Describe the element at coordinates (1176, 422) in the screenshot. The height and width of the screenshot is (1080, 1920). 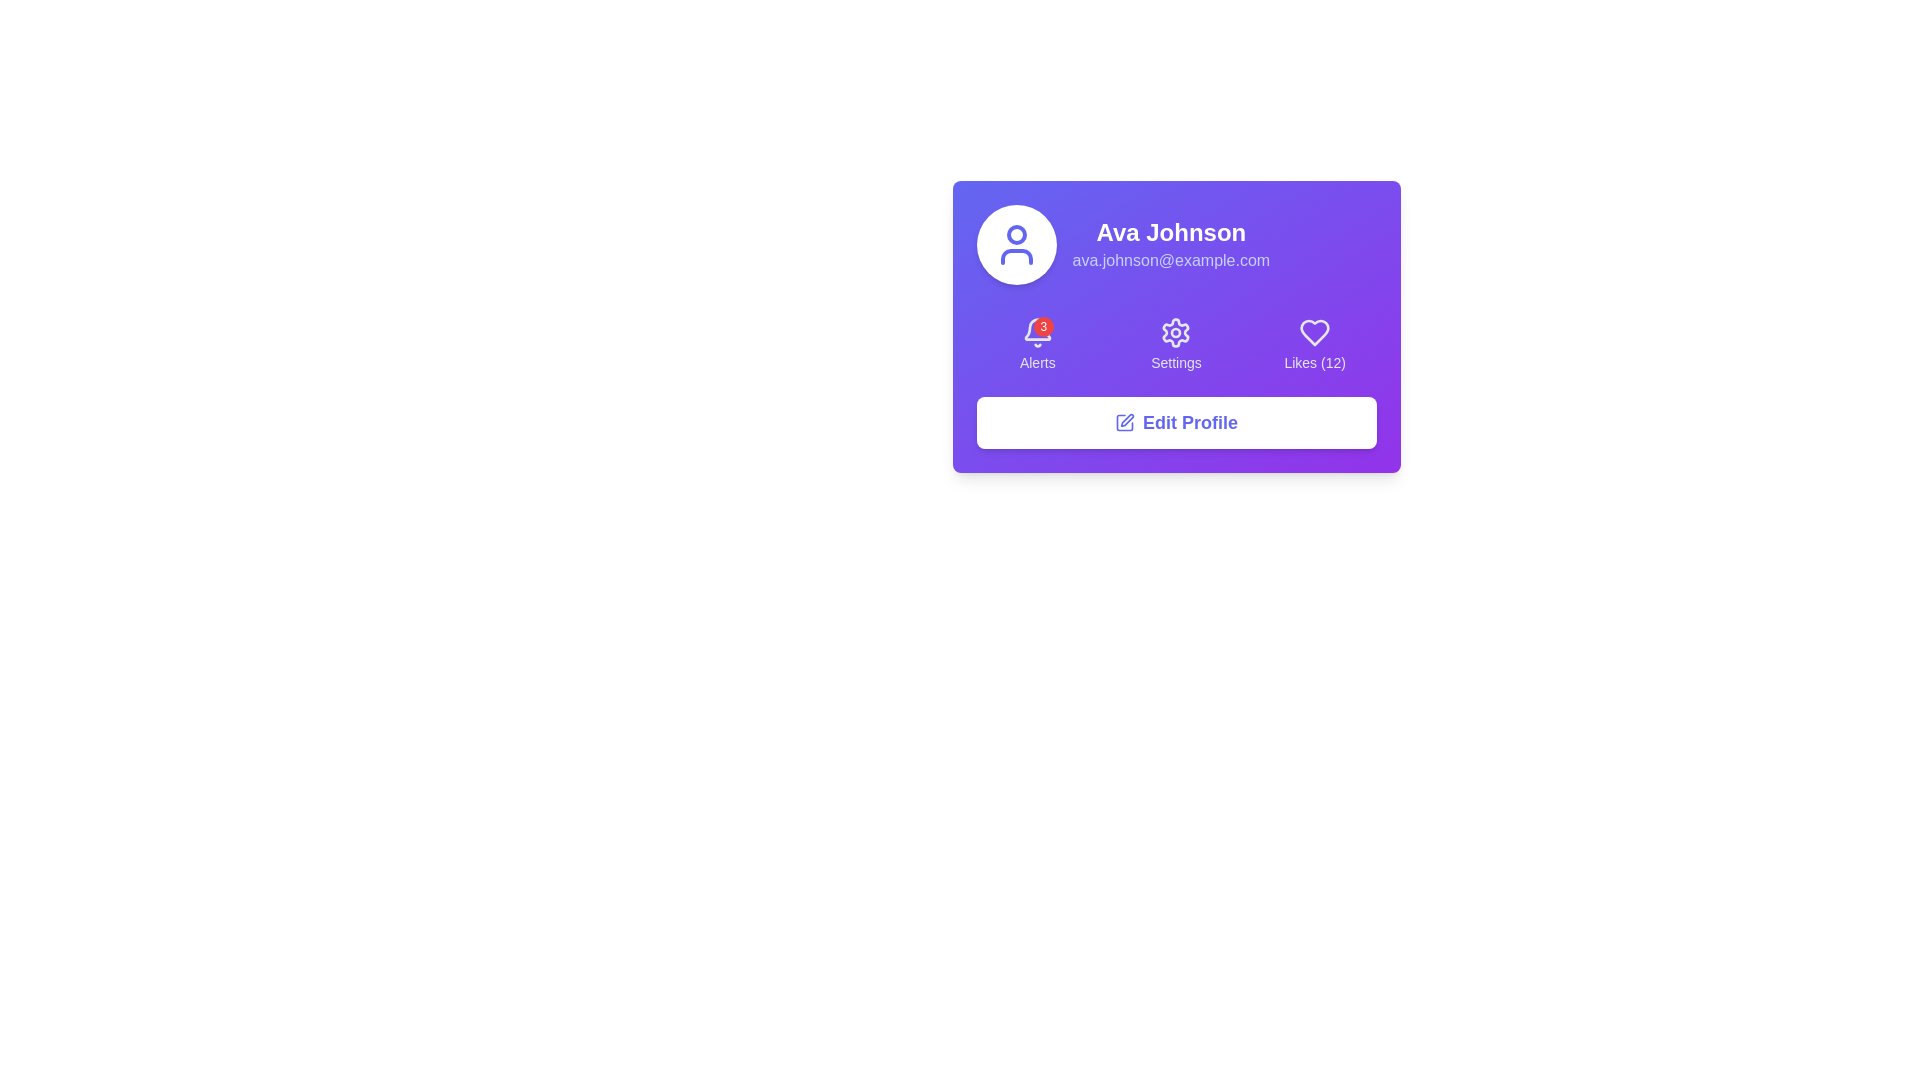
I see `the rectangular button labeled 'Edit Profile' with a pen icon` at that location.